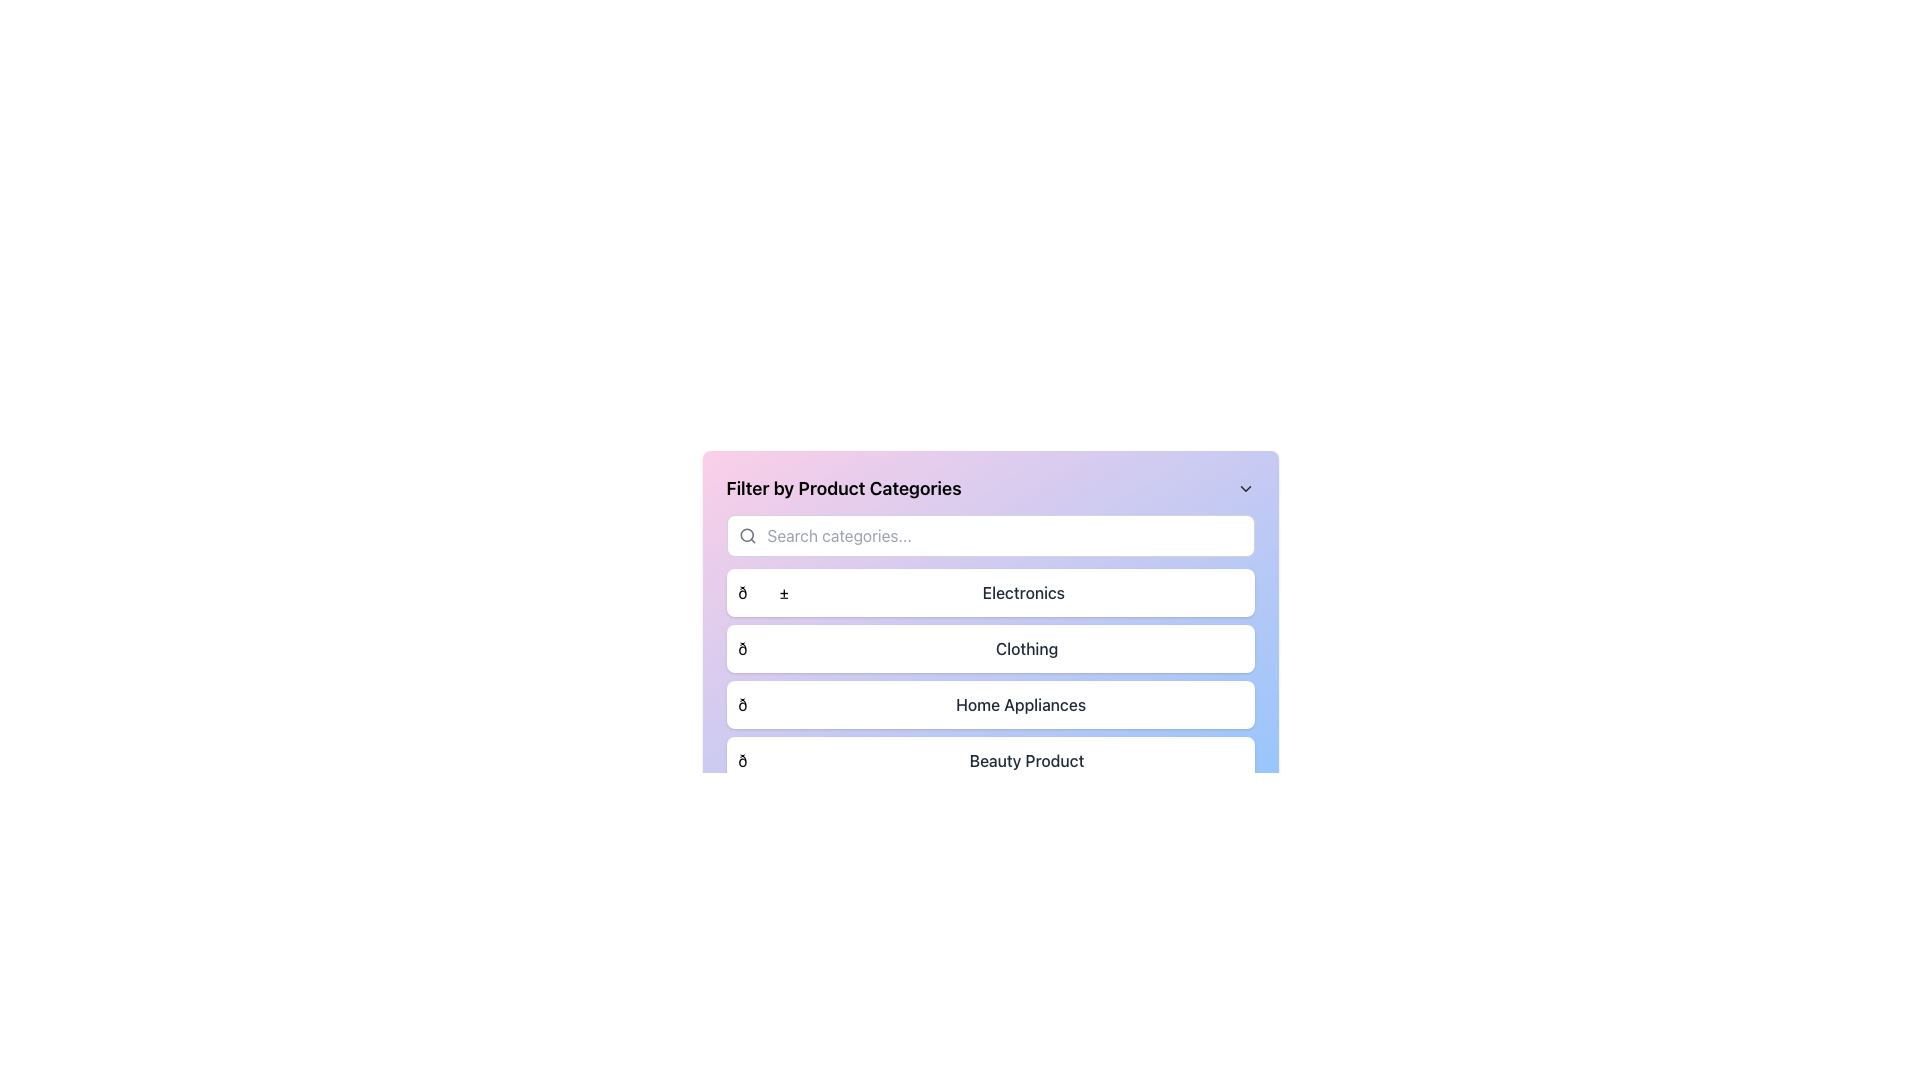 Image resolution: width=1920 pixels, height=1080 pixels. Describe the element at coordinates (990, 592) in the screenshot. I see `the first selectable list item labeled 'Electronics'` at that location.